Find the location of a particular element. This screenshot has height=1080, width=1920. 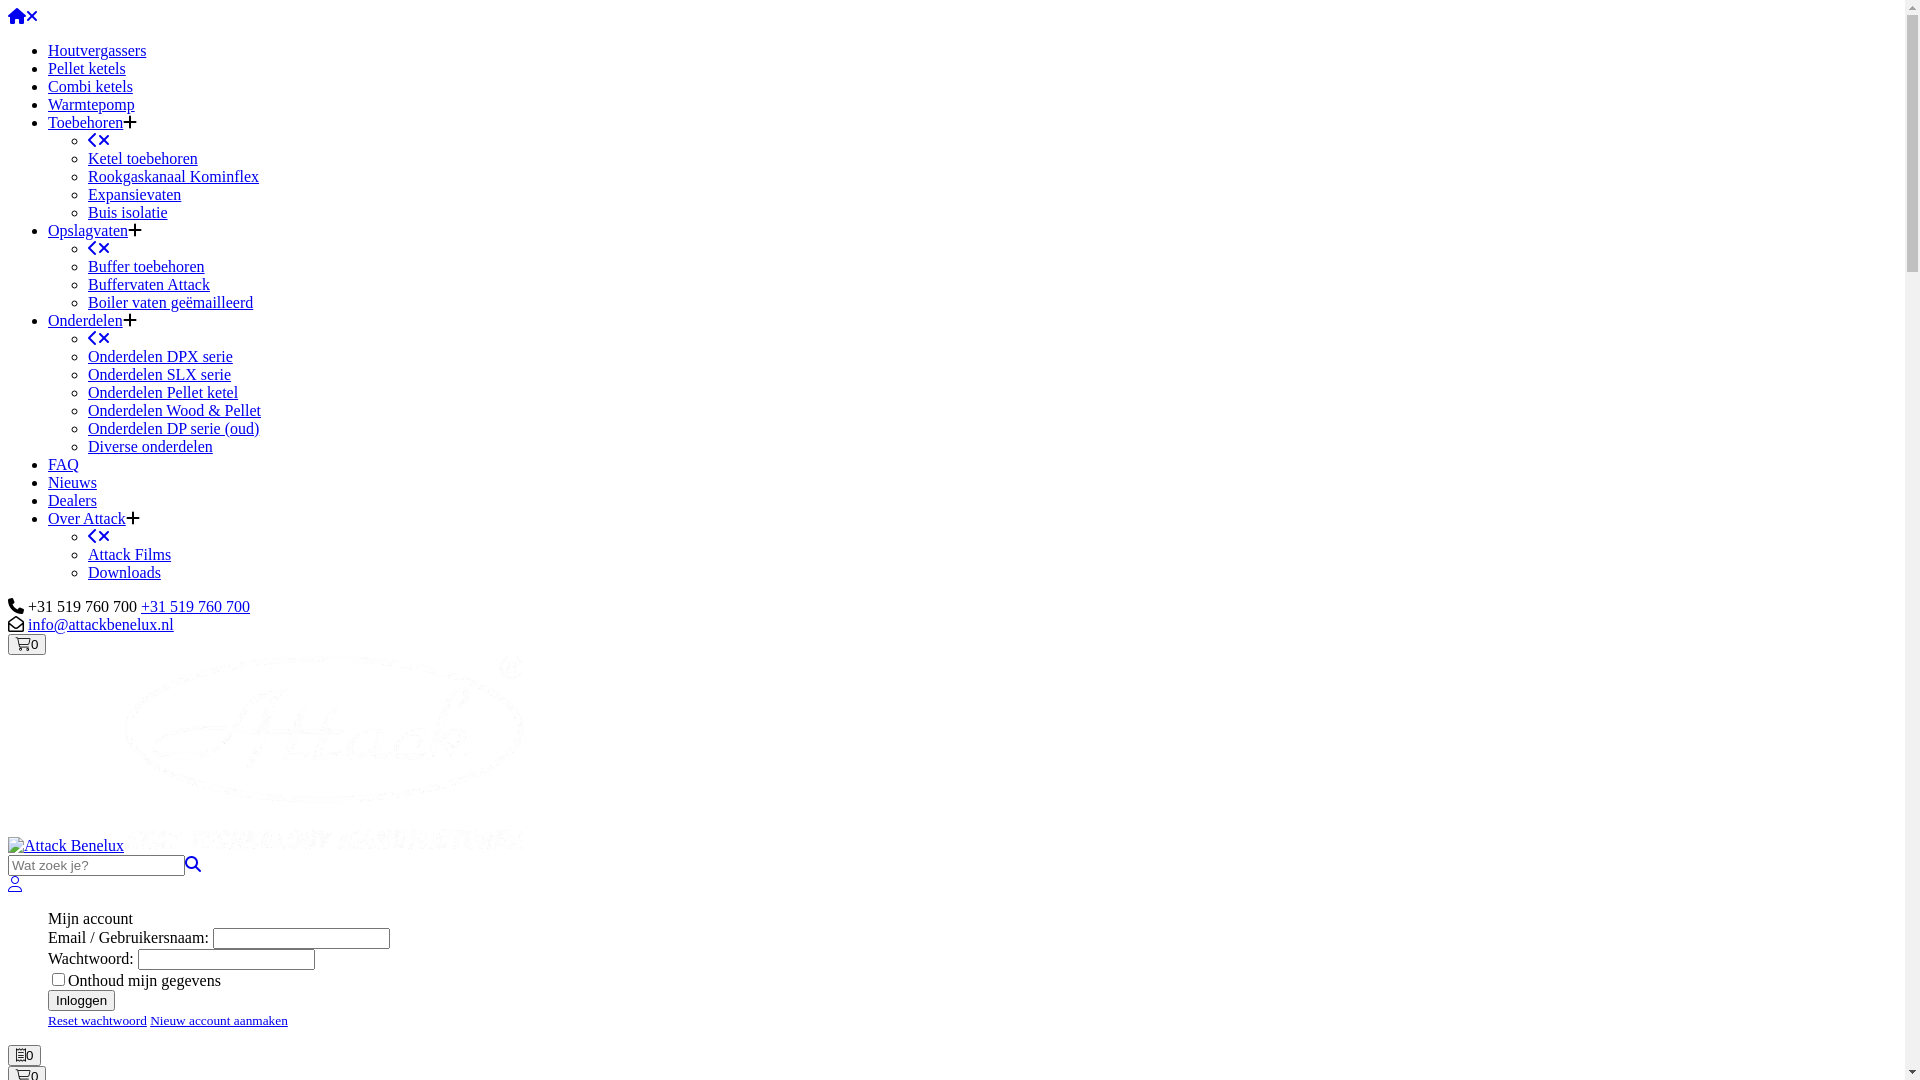

'Account' is located at coordinates (14, 883).